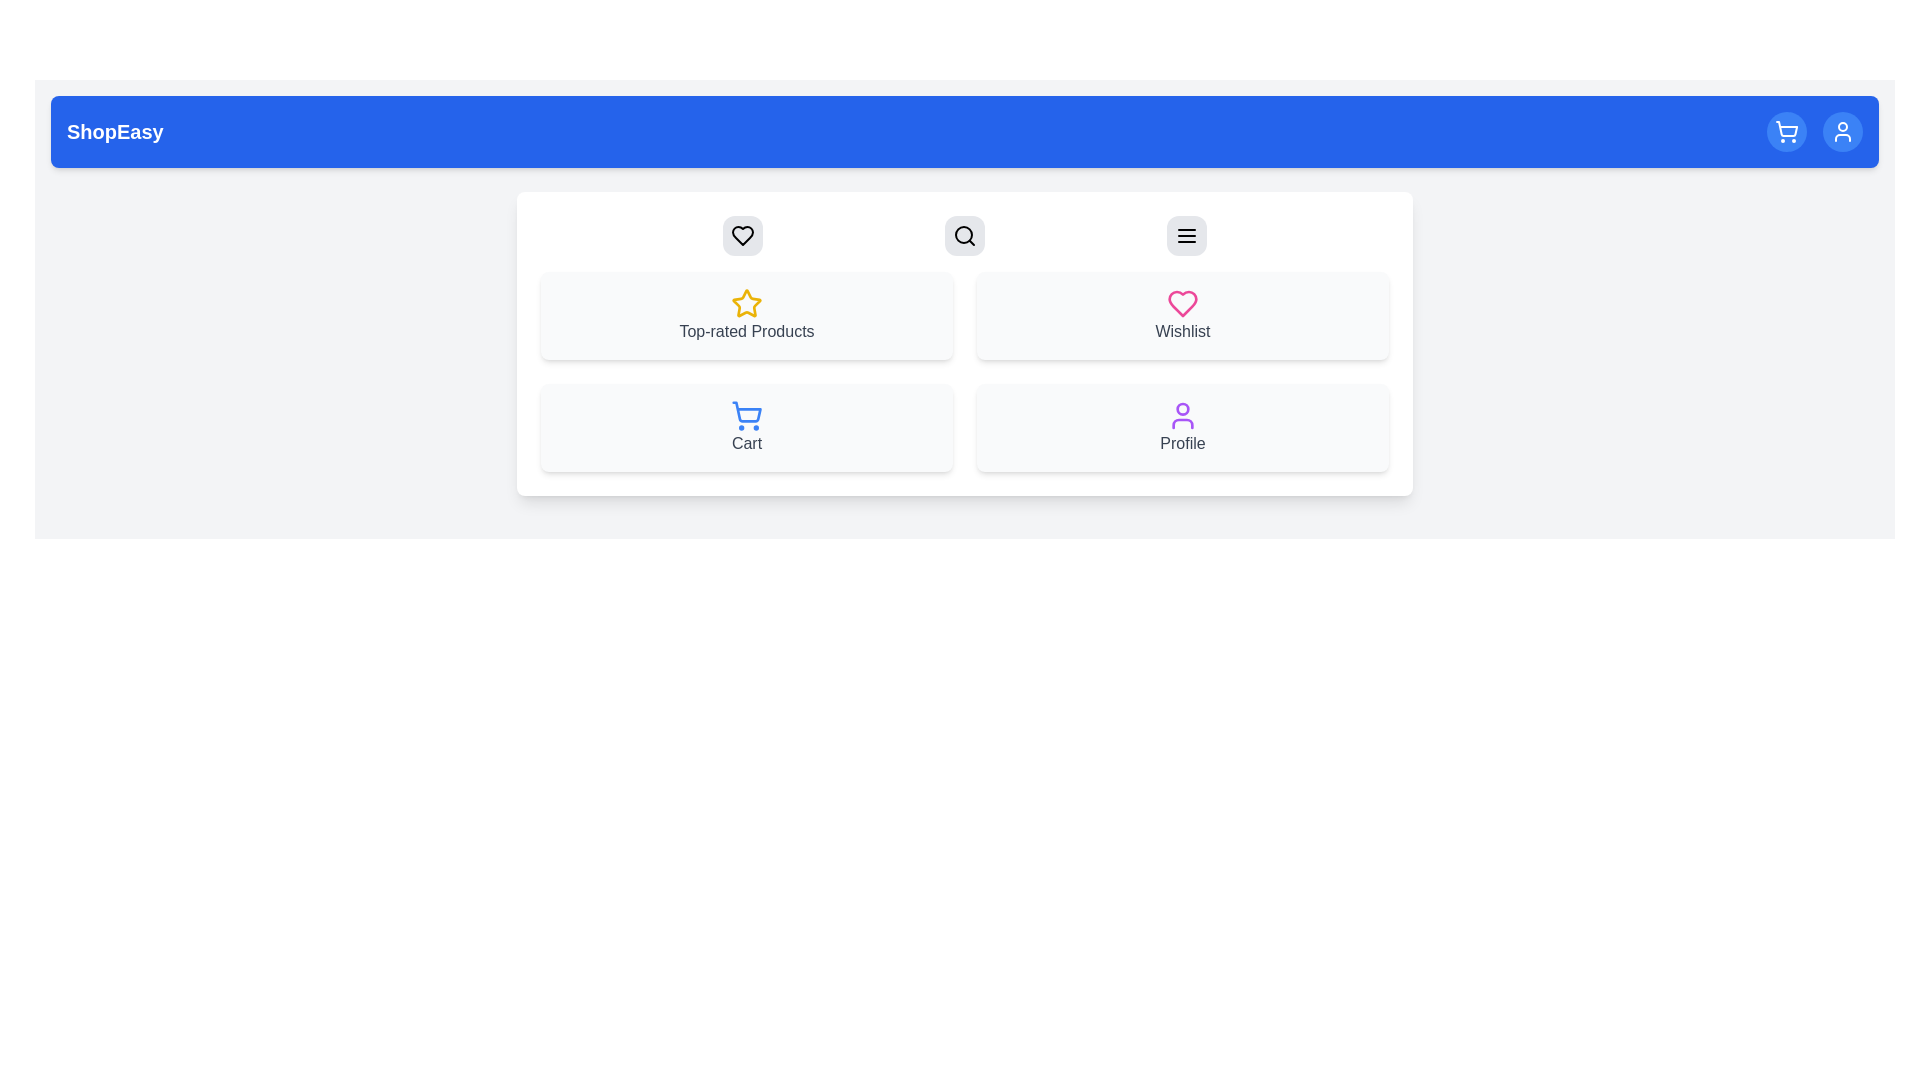  Describe the element at coordinates (1186, 234) in the screenshot. I see `the third icon button from the left in the navigation bar at the top-right corner of the page` at that location.